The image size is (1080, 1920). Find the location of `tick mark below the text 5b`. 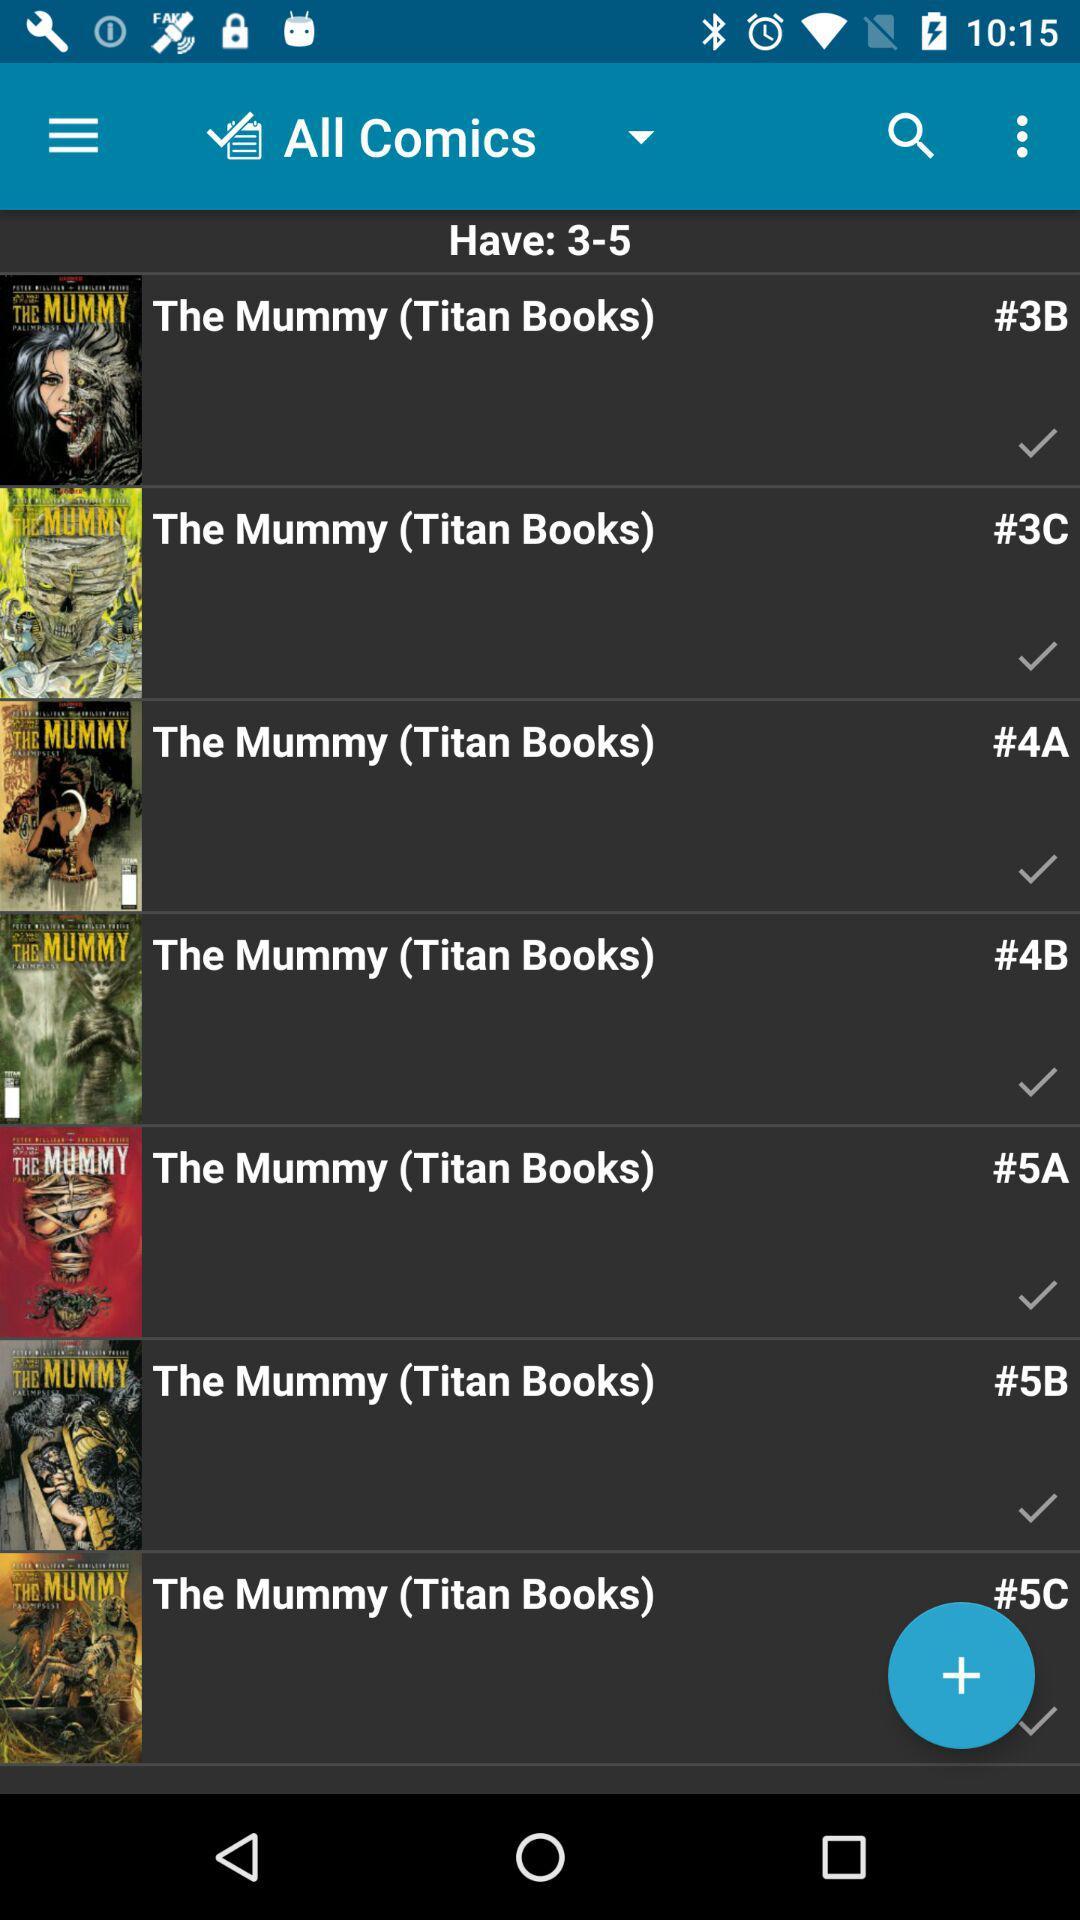

tick mark below the text 5b is located at coordinates (1036, 1507).